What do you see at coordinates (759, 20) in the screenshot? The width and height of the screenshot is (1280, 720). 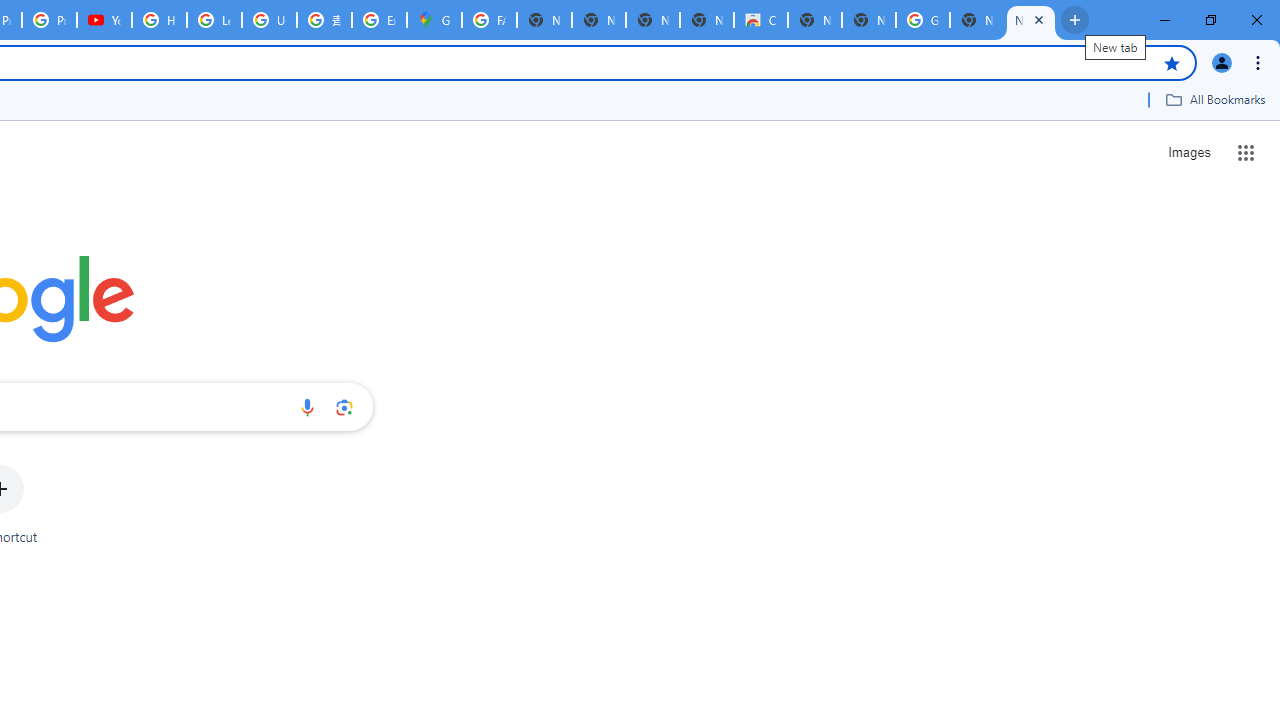 I see `'Chrome Web Store'` at bounding box center [759, 20].